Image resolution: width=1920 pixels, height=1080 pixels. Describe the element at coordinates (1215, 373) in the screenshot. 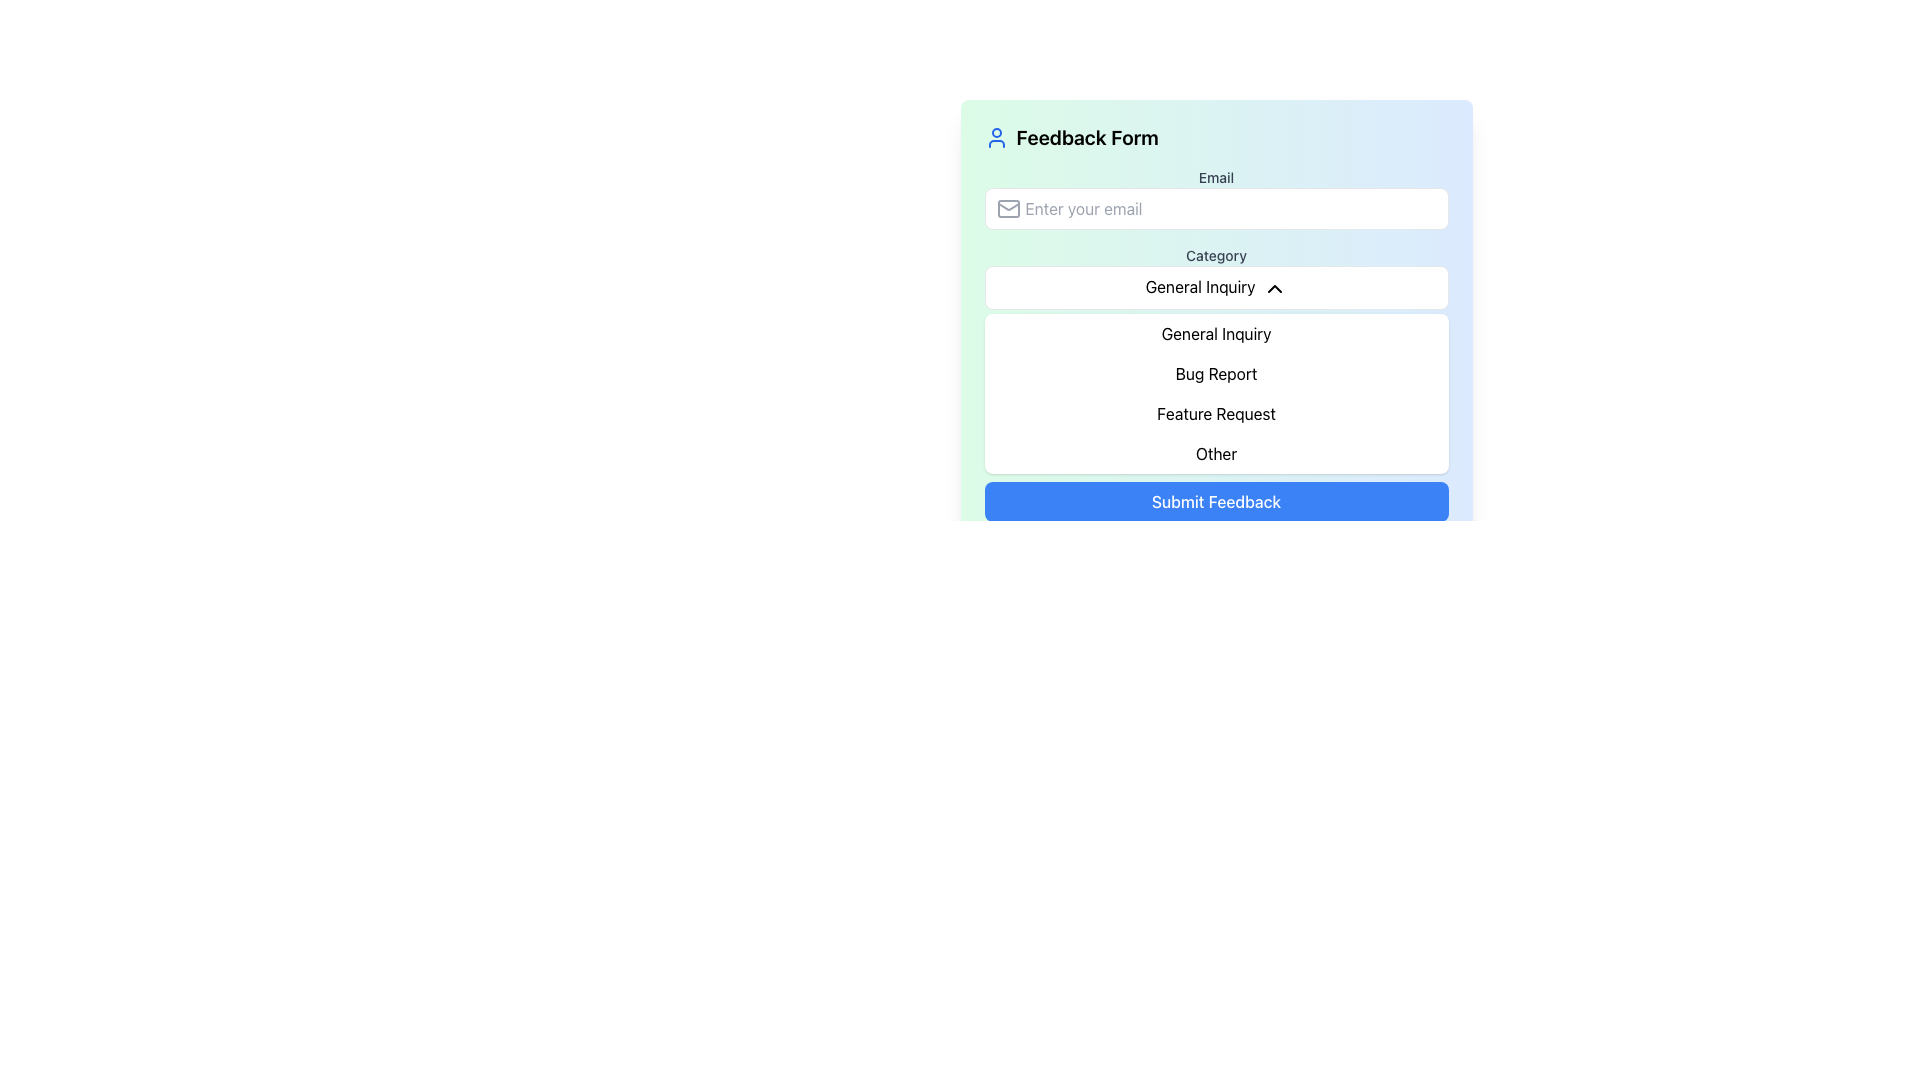

I see `the 'Bug Report' menu item in the dropdown list under the 'Category' section` at that location.